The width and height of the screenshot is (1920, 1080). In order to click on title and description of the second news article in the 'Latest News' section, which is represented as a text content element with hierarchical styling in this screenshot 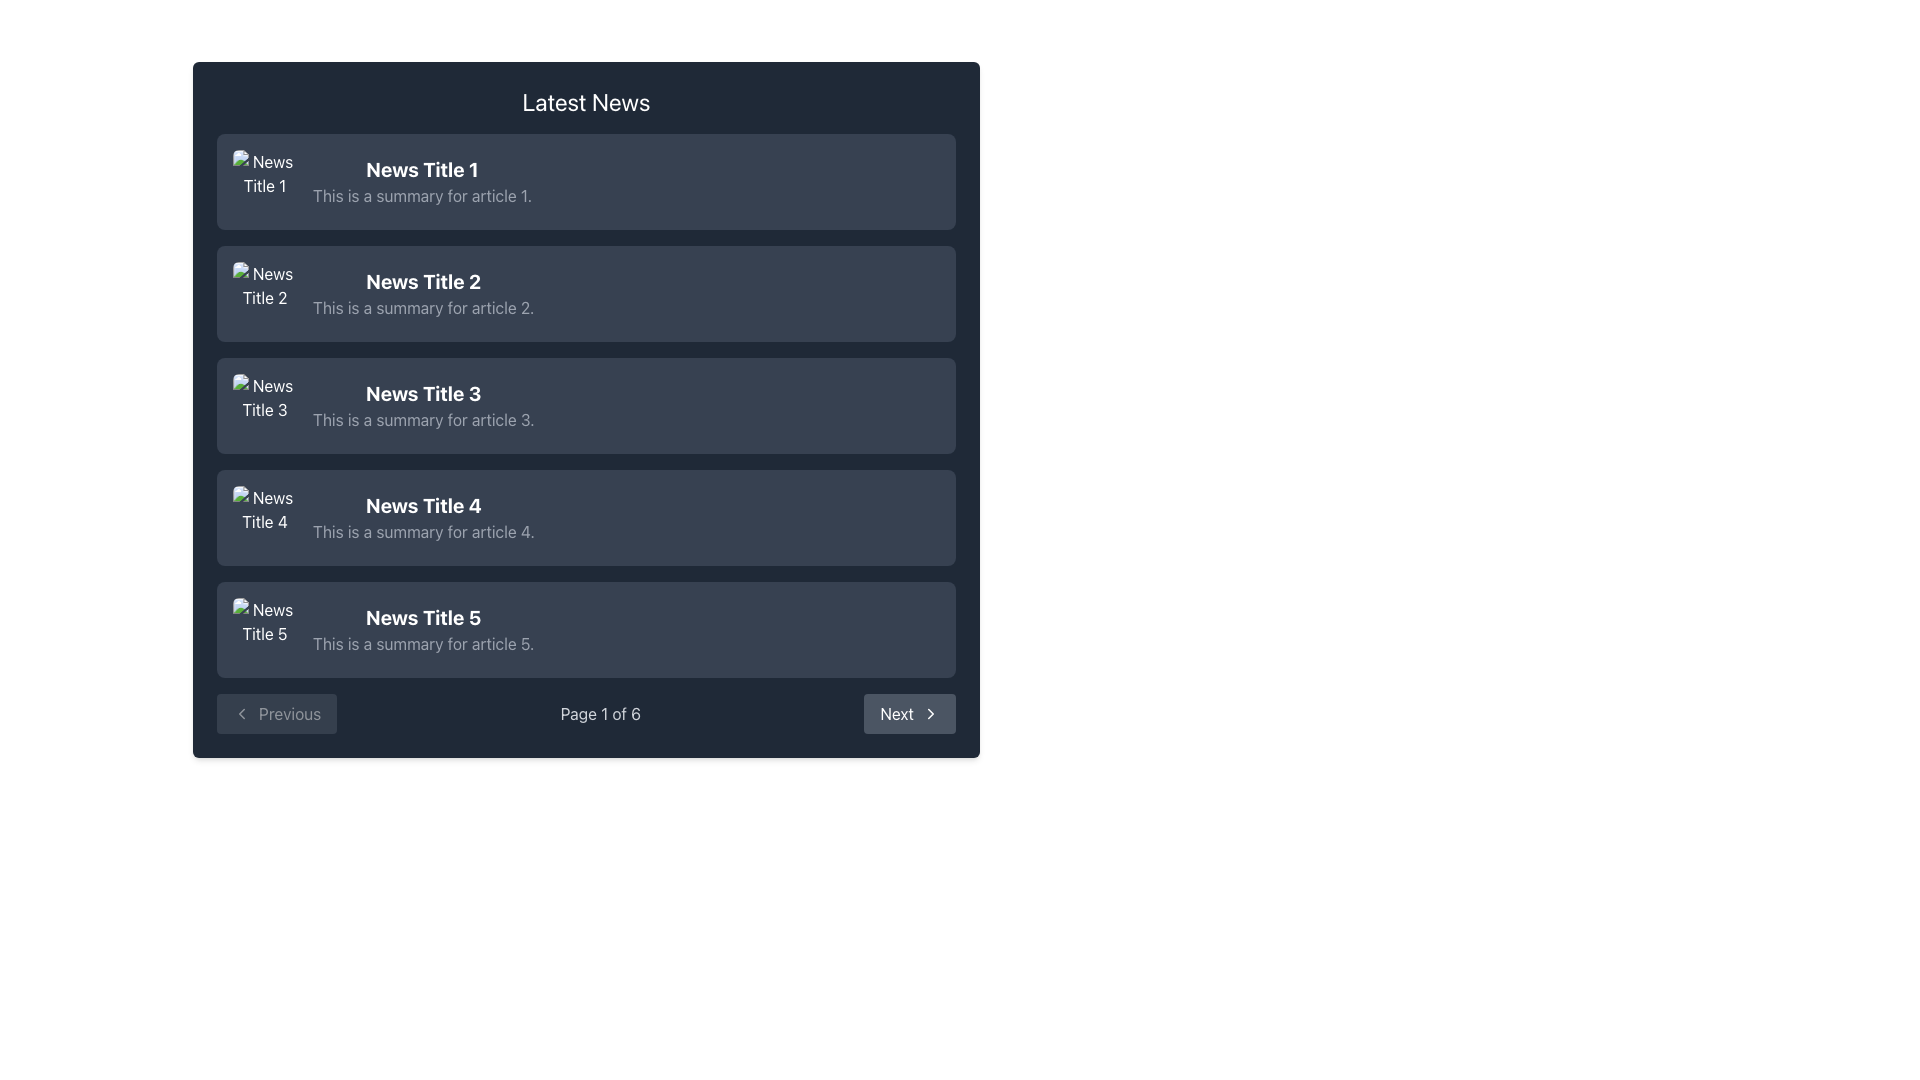, I will do `click(422, 293)`.